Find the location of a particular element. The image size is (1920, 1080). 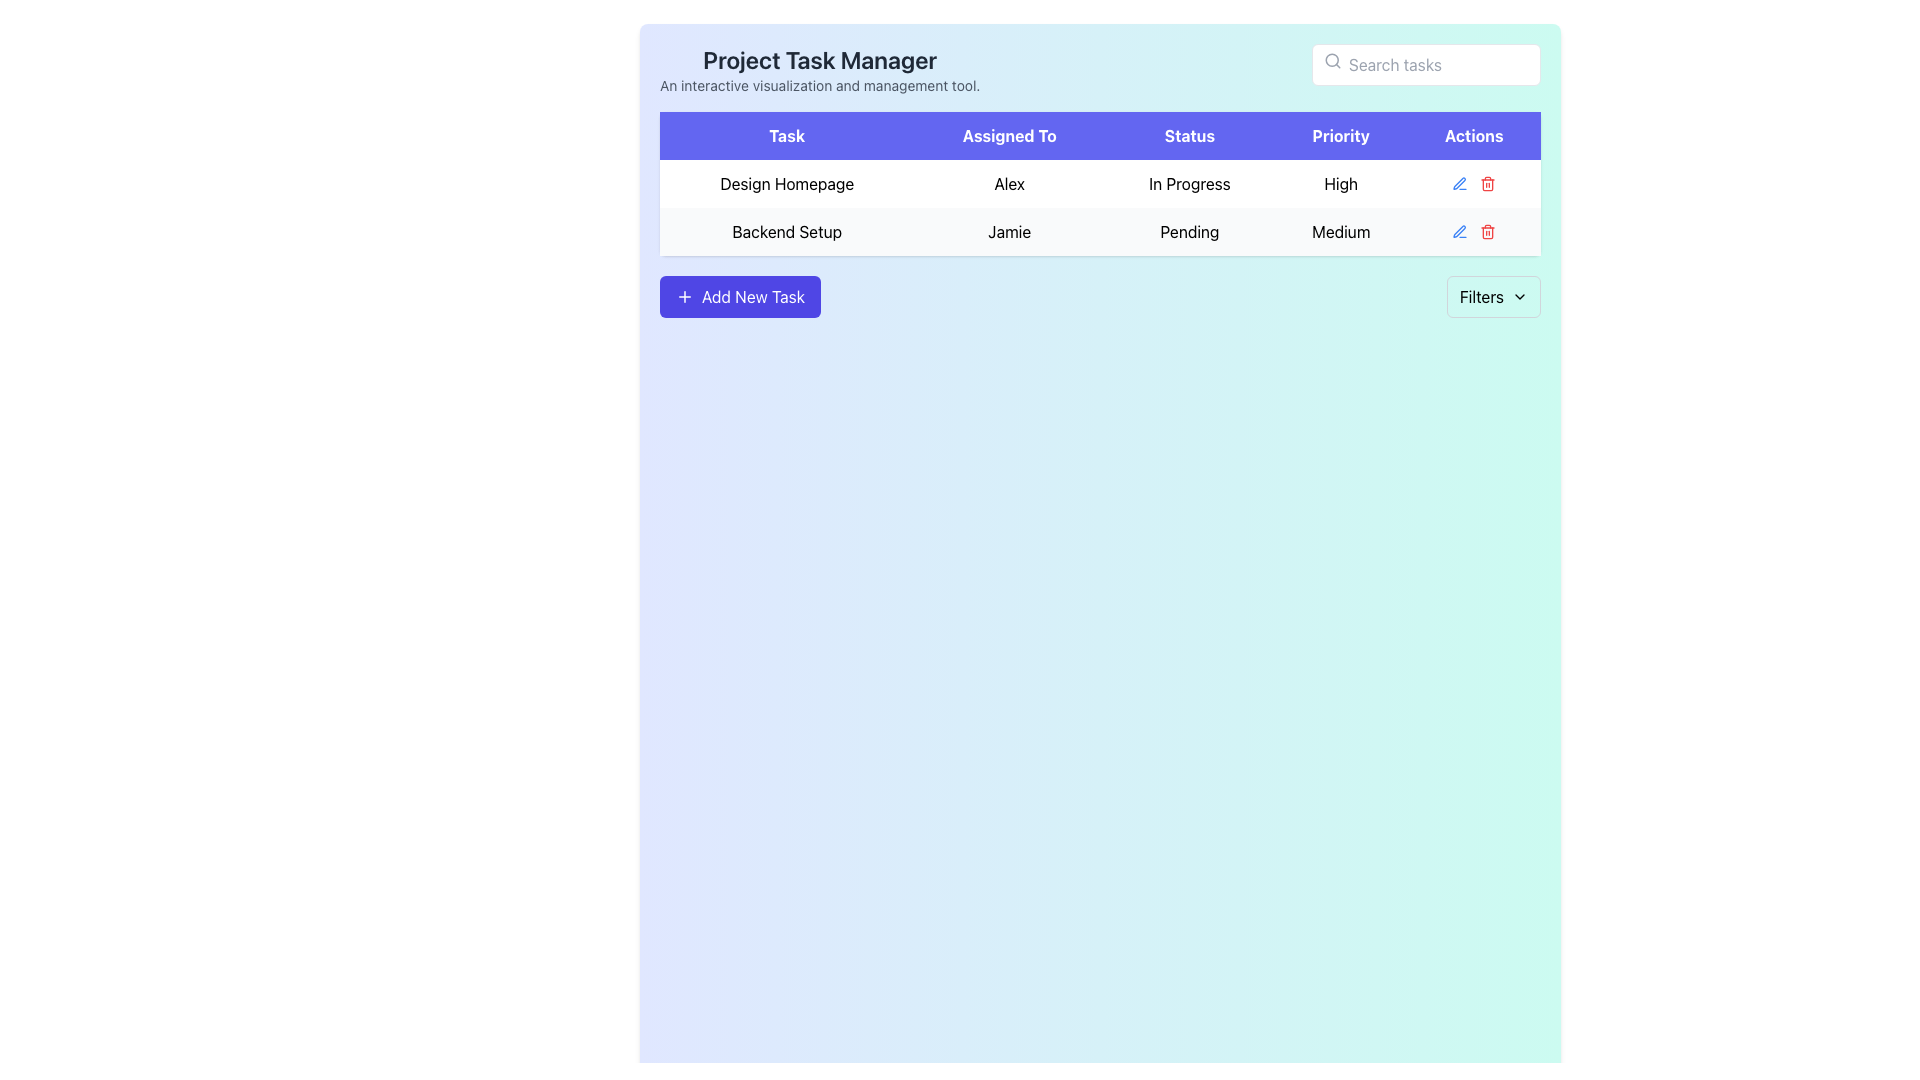

the small plus symbol icon within the blue 'Add New Task' button, which is the first component aligned to the left of the button's text is located at coordinates (685, 297).